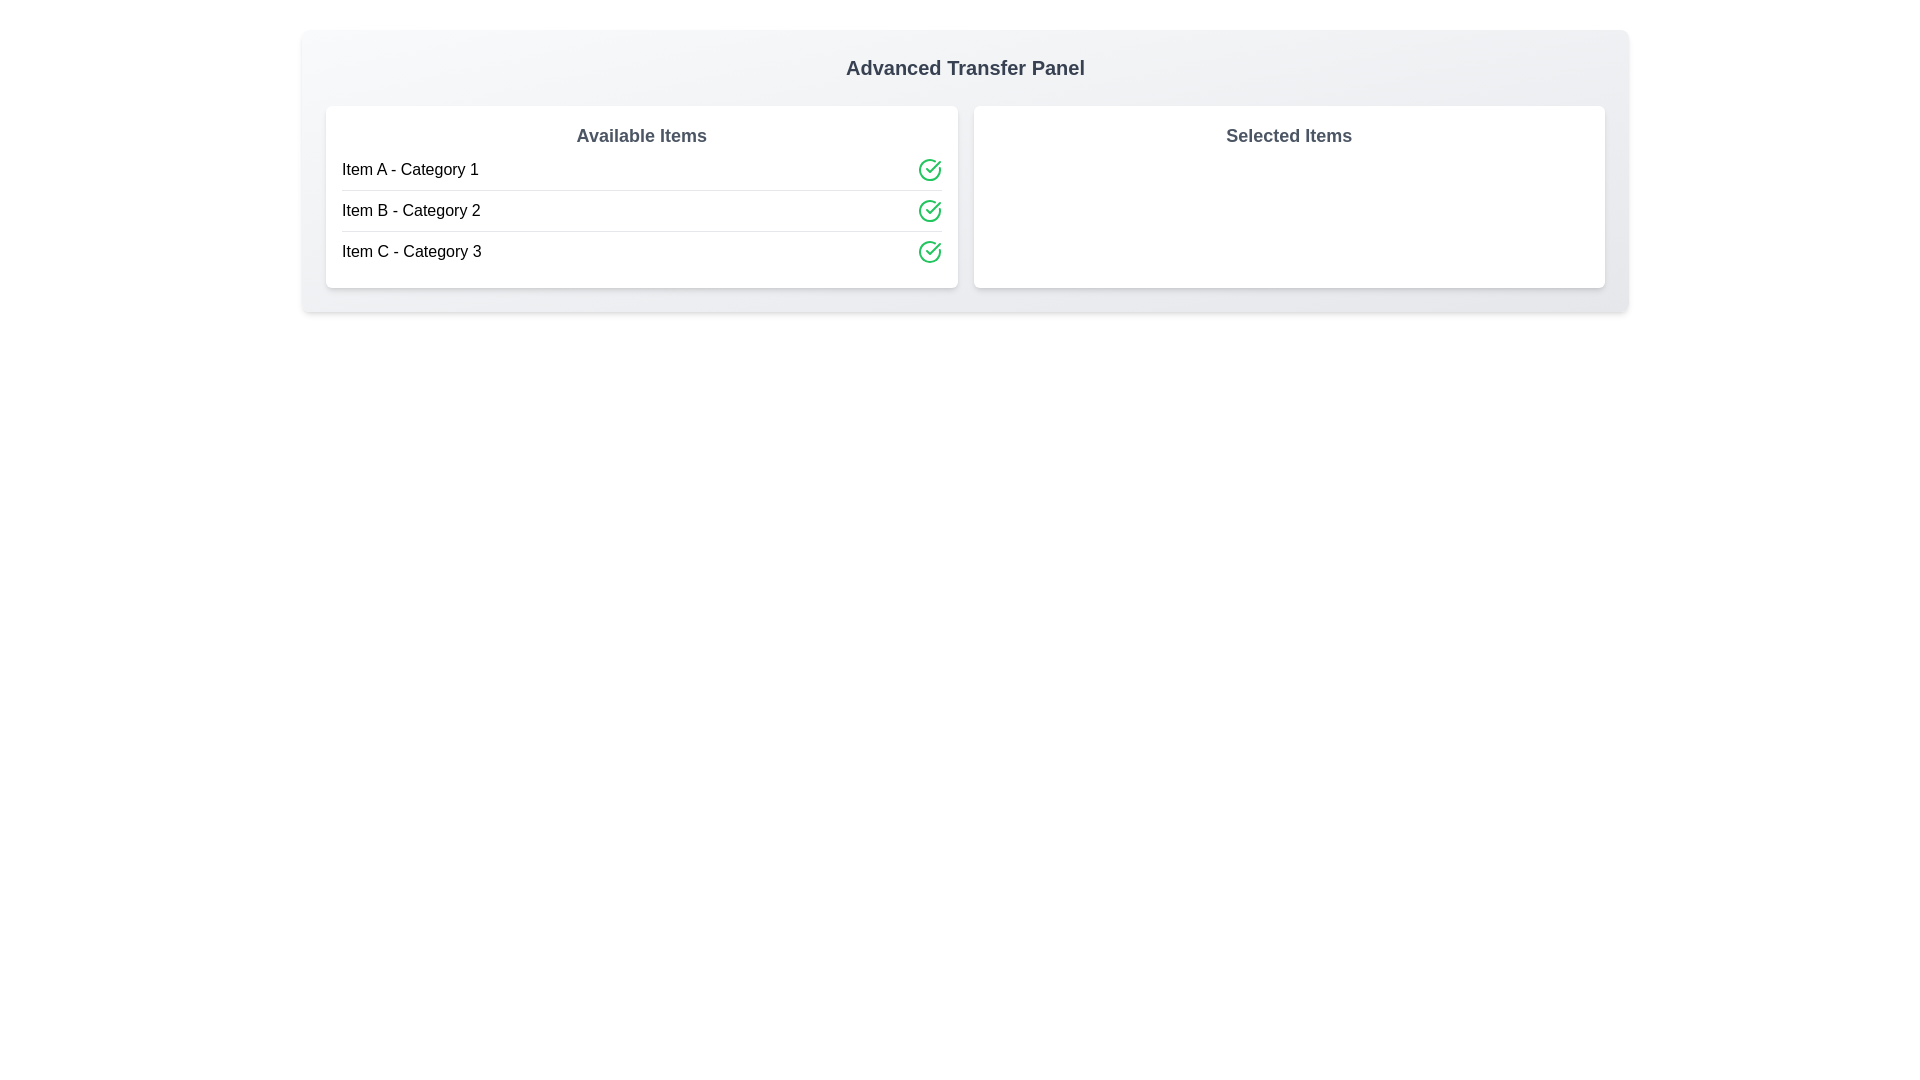 This screenshot has height=1080, width=1920. I want to click on the green circular icon with a checkmark inside, which is located at the far right edge of the row labeled 'Item B - Category 2' in the left panel under 'Available Items', so click(928, 211).